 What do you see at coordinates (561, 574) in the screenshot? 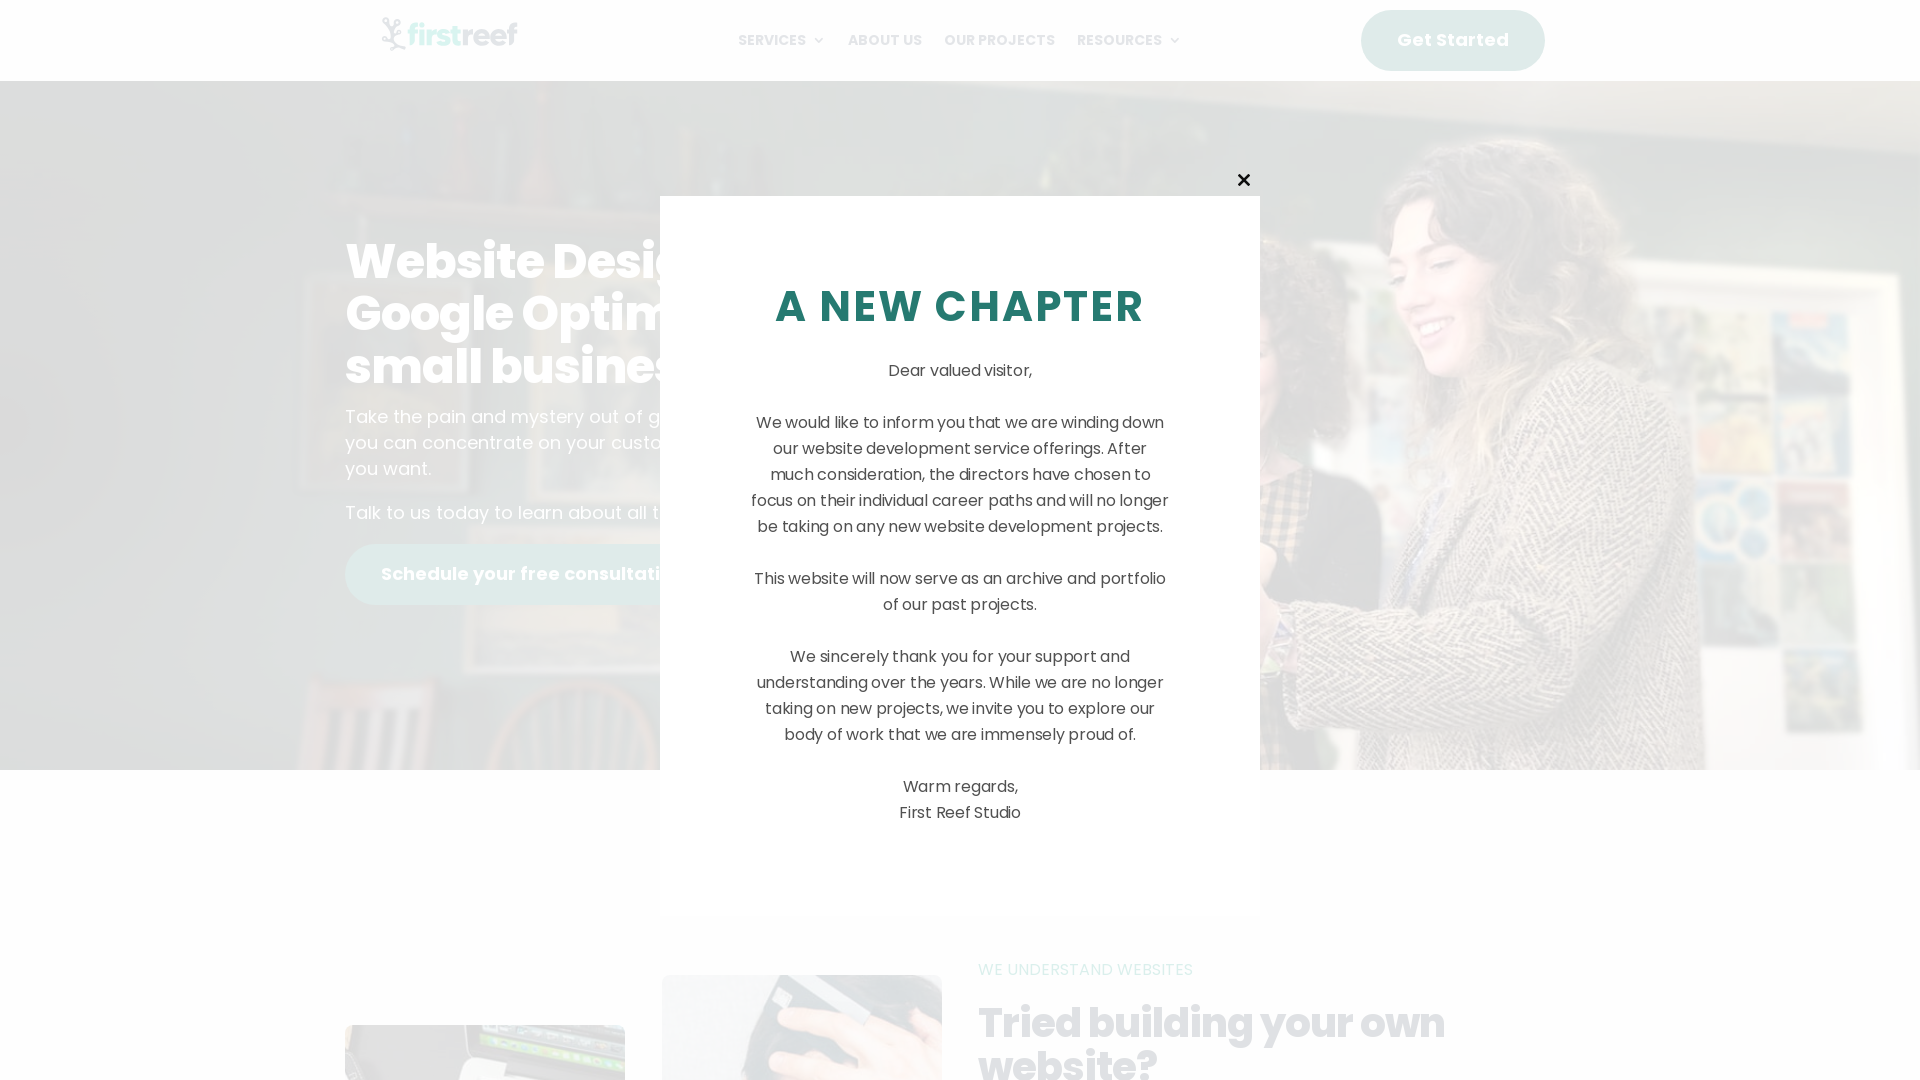
I see `'Schedule your free consultation today'` at bounding box center [561, 574].